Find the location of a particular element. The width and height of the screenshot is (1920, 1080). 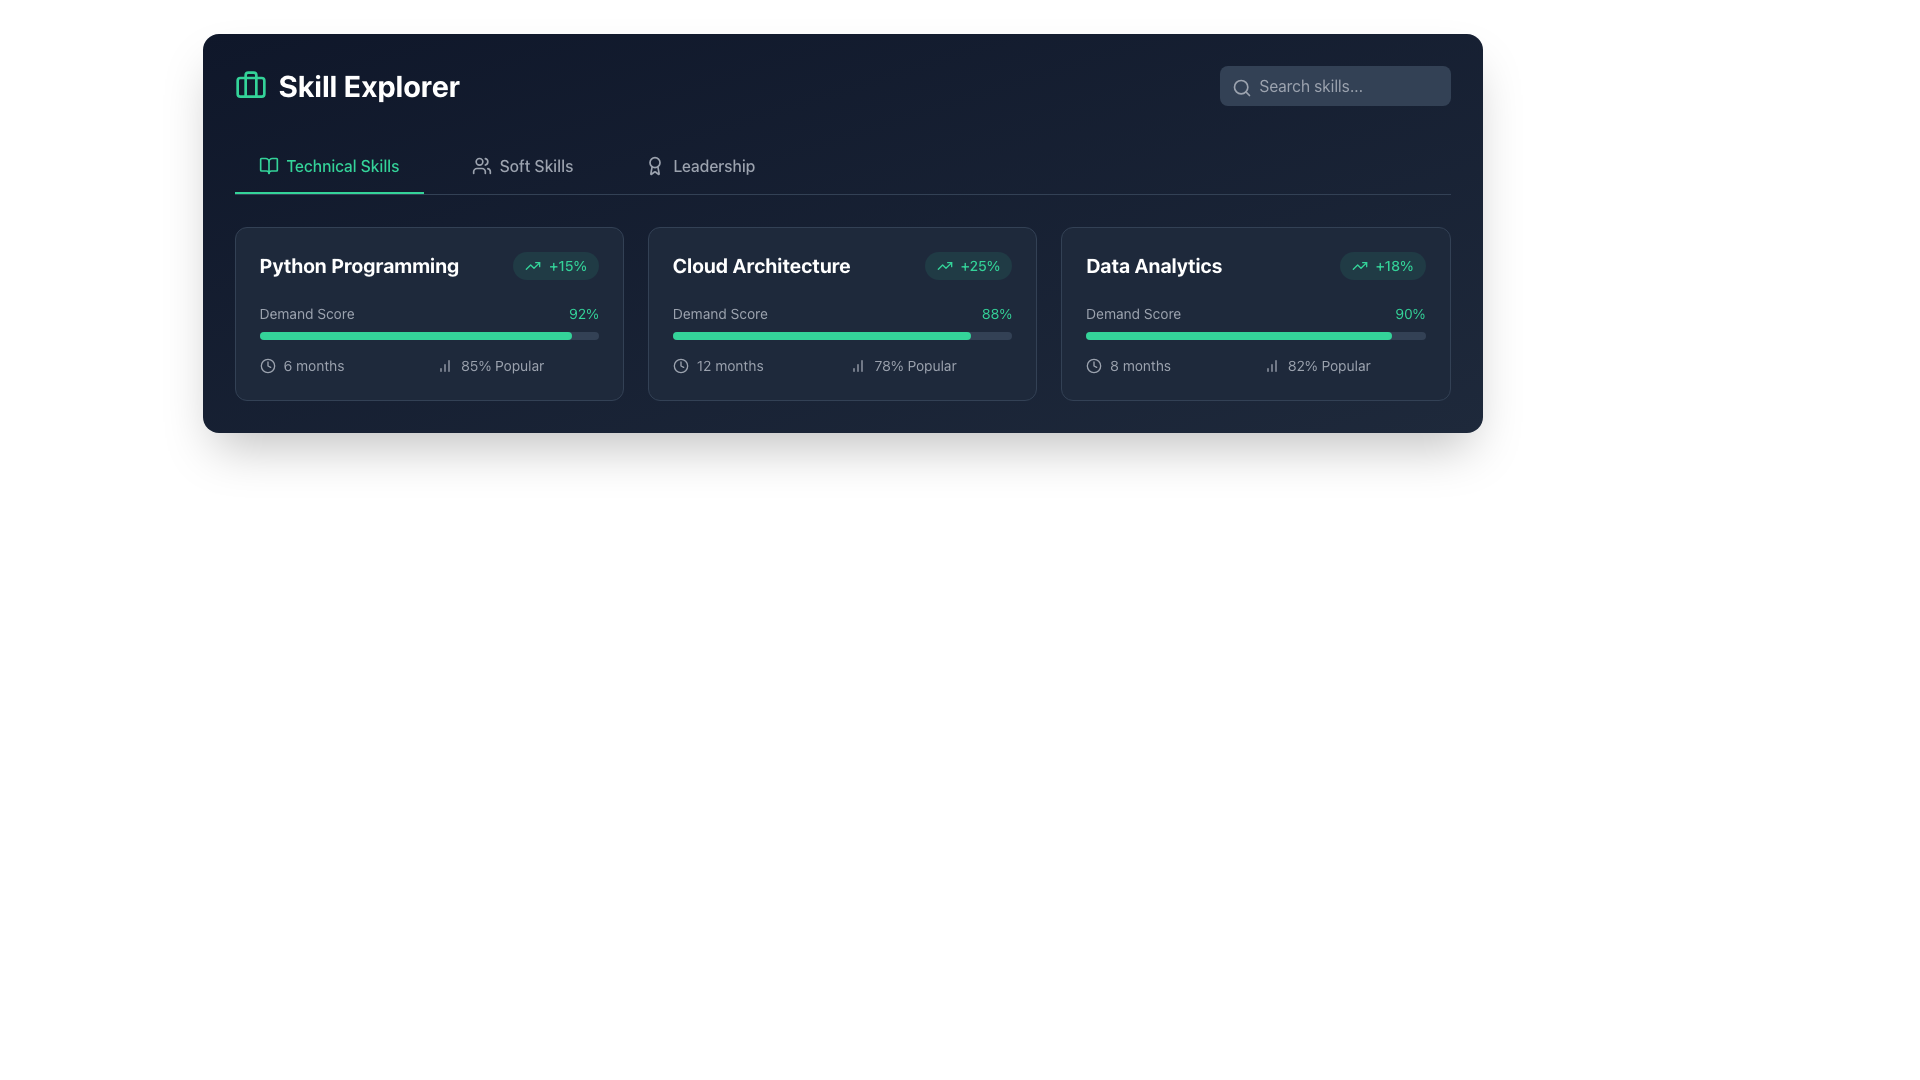

the static icon that visually represents popularity, located to the left of the '78% Popular' text in the 'Cloud Architecture' section of the dashboard is located at coordinates (858, 366).